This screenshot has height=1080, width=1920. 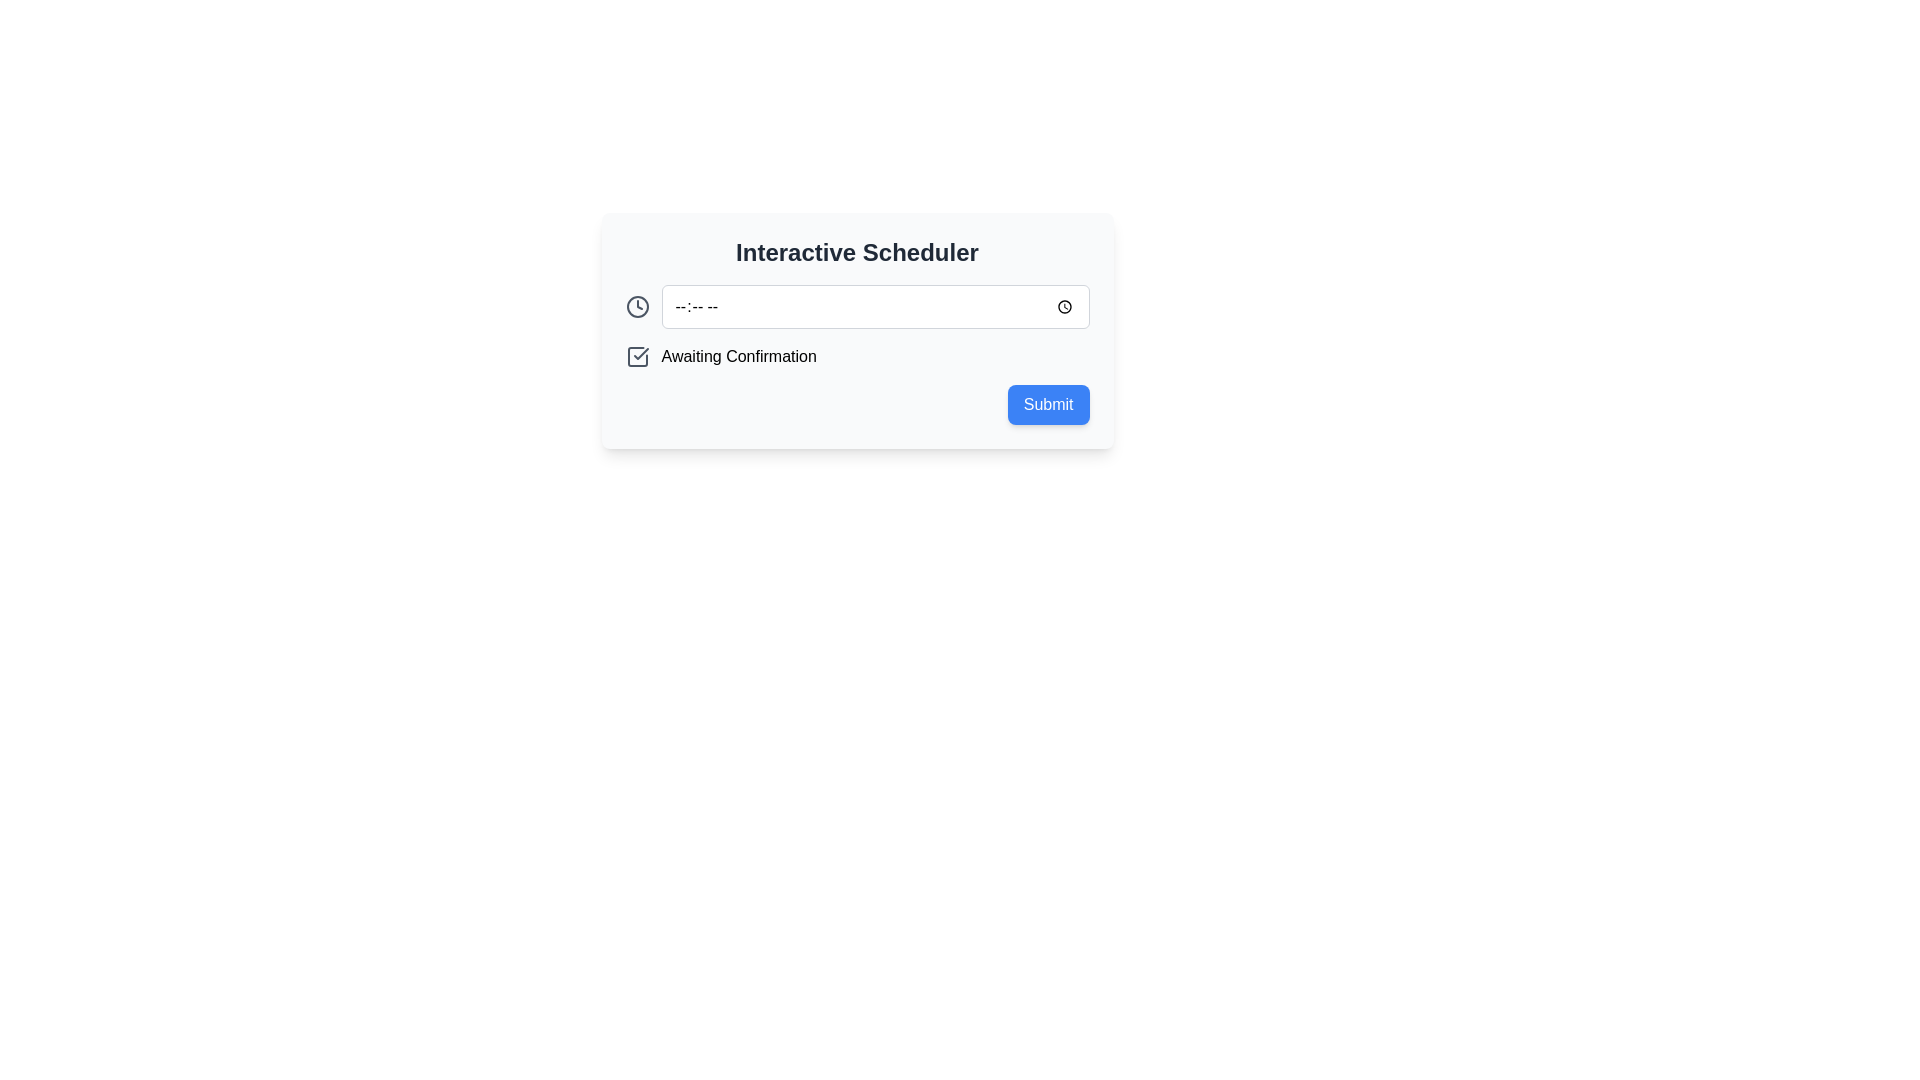 What do you see at coordinates (636, 356) in the screenshot?
I see `the checkmark icon enclosed within a square, which is positioned to the left of the text 'Awaiting Confirmation'` at bounding box center [636, 356].